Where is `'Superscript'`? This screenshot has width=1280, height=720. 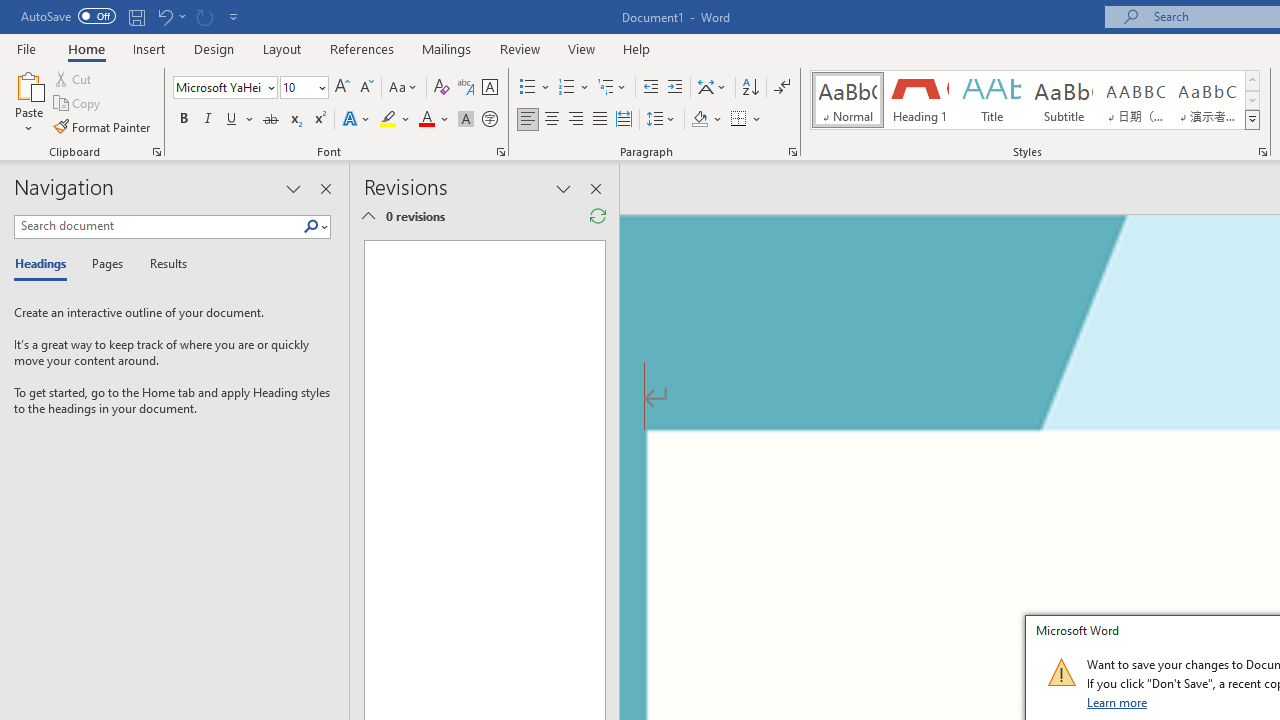
'Superscript' is located at coordinates (318, 119).